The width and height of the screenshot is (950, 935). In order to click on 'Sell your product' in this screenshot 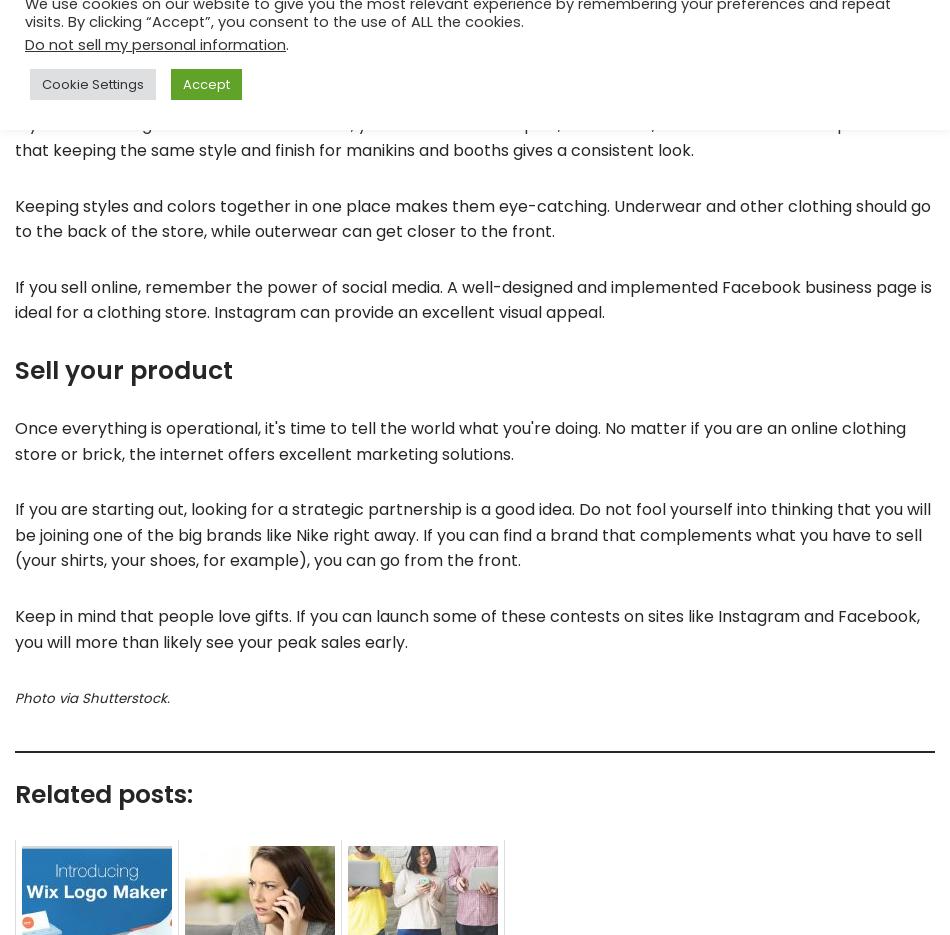, I will do `click(123, 368)`.